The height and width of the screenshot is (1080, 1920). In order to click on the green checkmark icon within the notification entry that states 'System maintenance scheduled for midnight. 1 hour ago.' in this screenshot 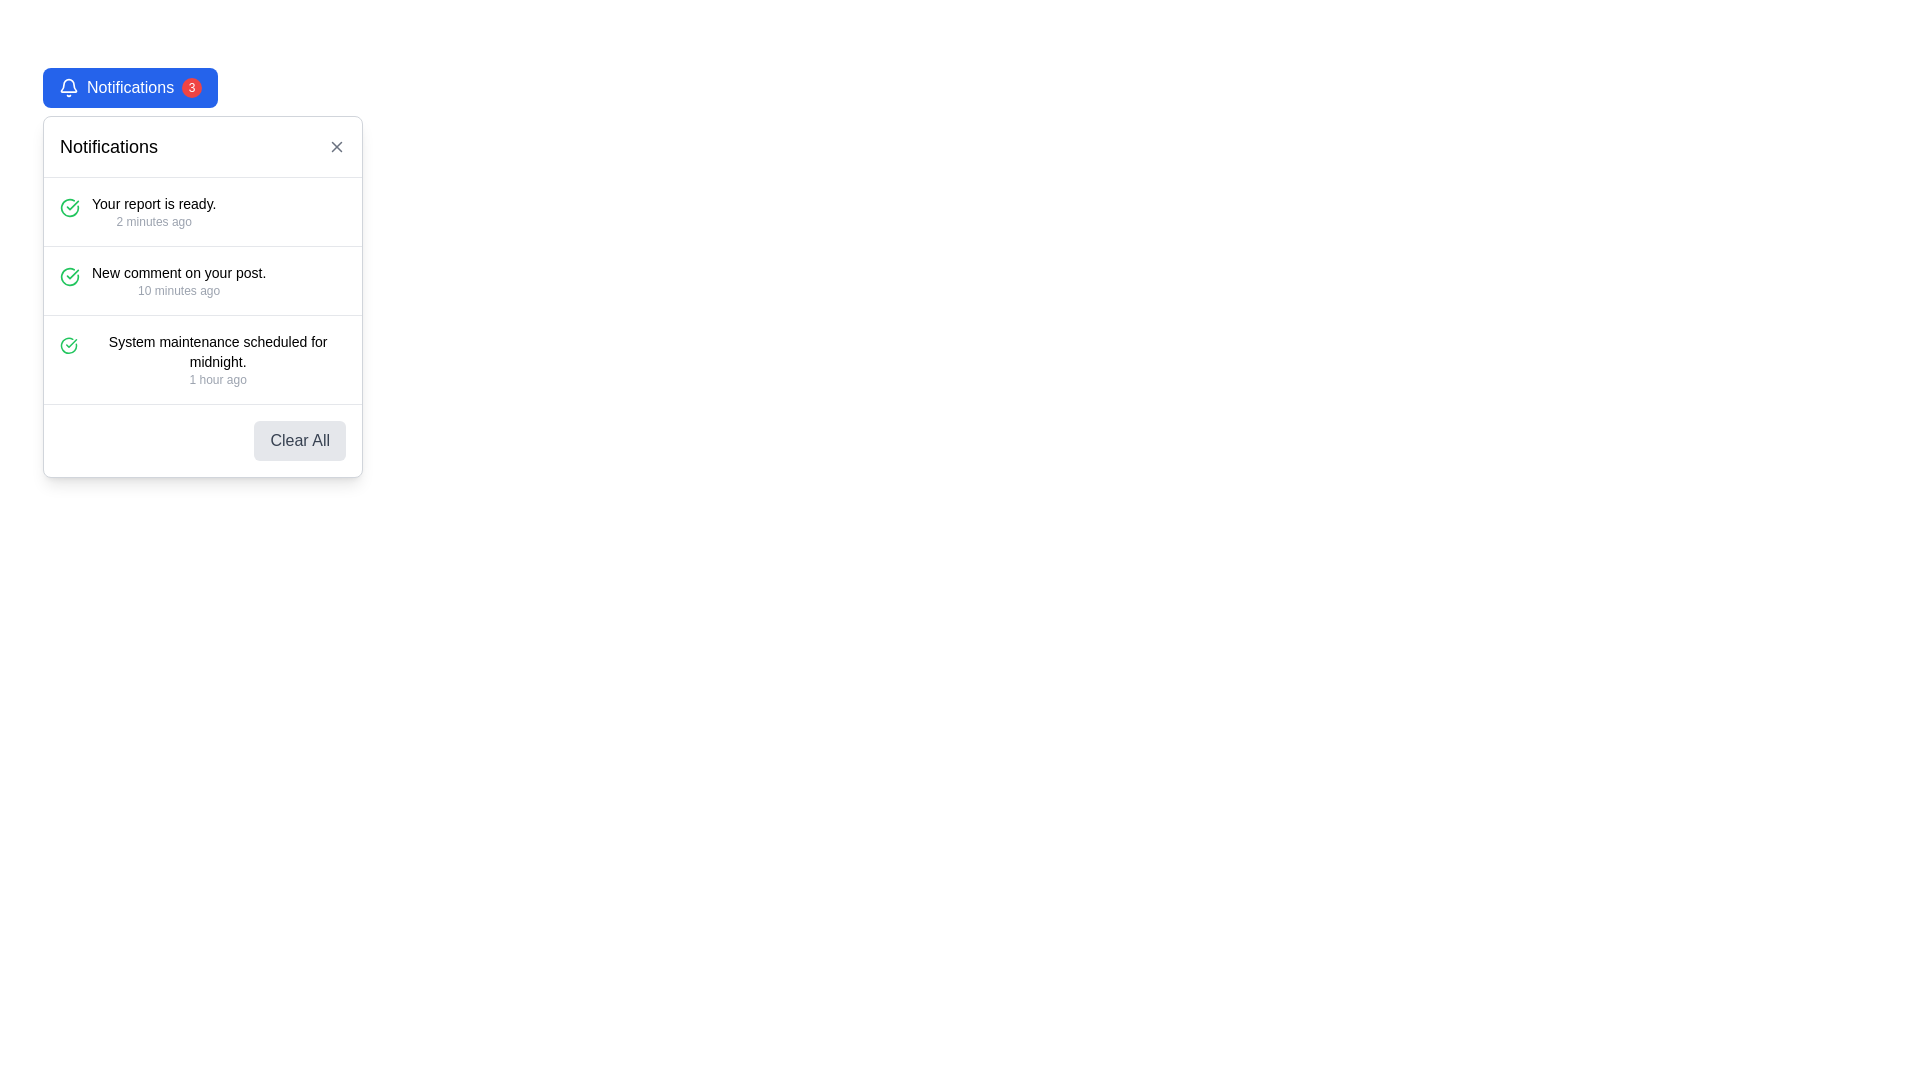, I will do `click(69, 345)`.